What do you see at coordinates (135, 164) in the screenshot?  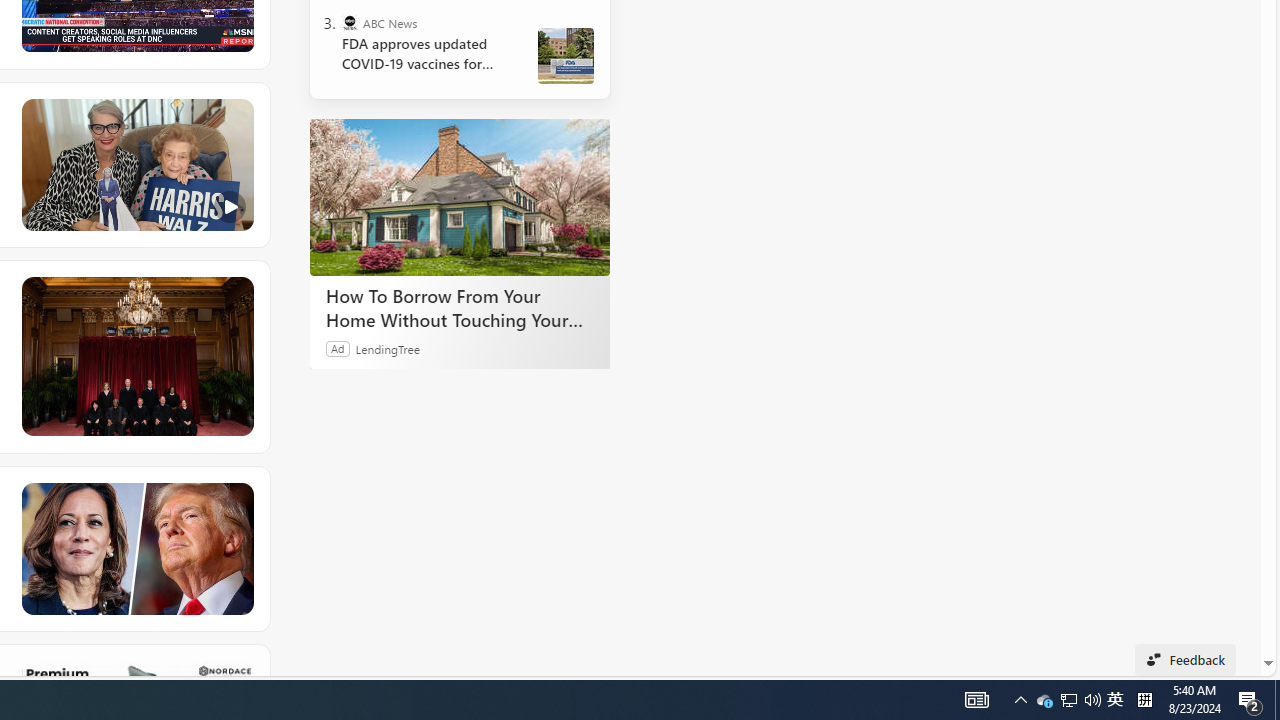 I see `'Class: hero-image'` at bounding box center [135, 164].